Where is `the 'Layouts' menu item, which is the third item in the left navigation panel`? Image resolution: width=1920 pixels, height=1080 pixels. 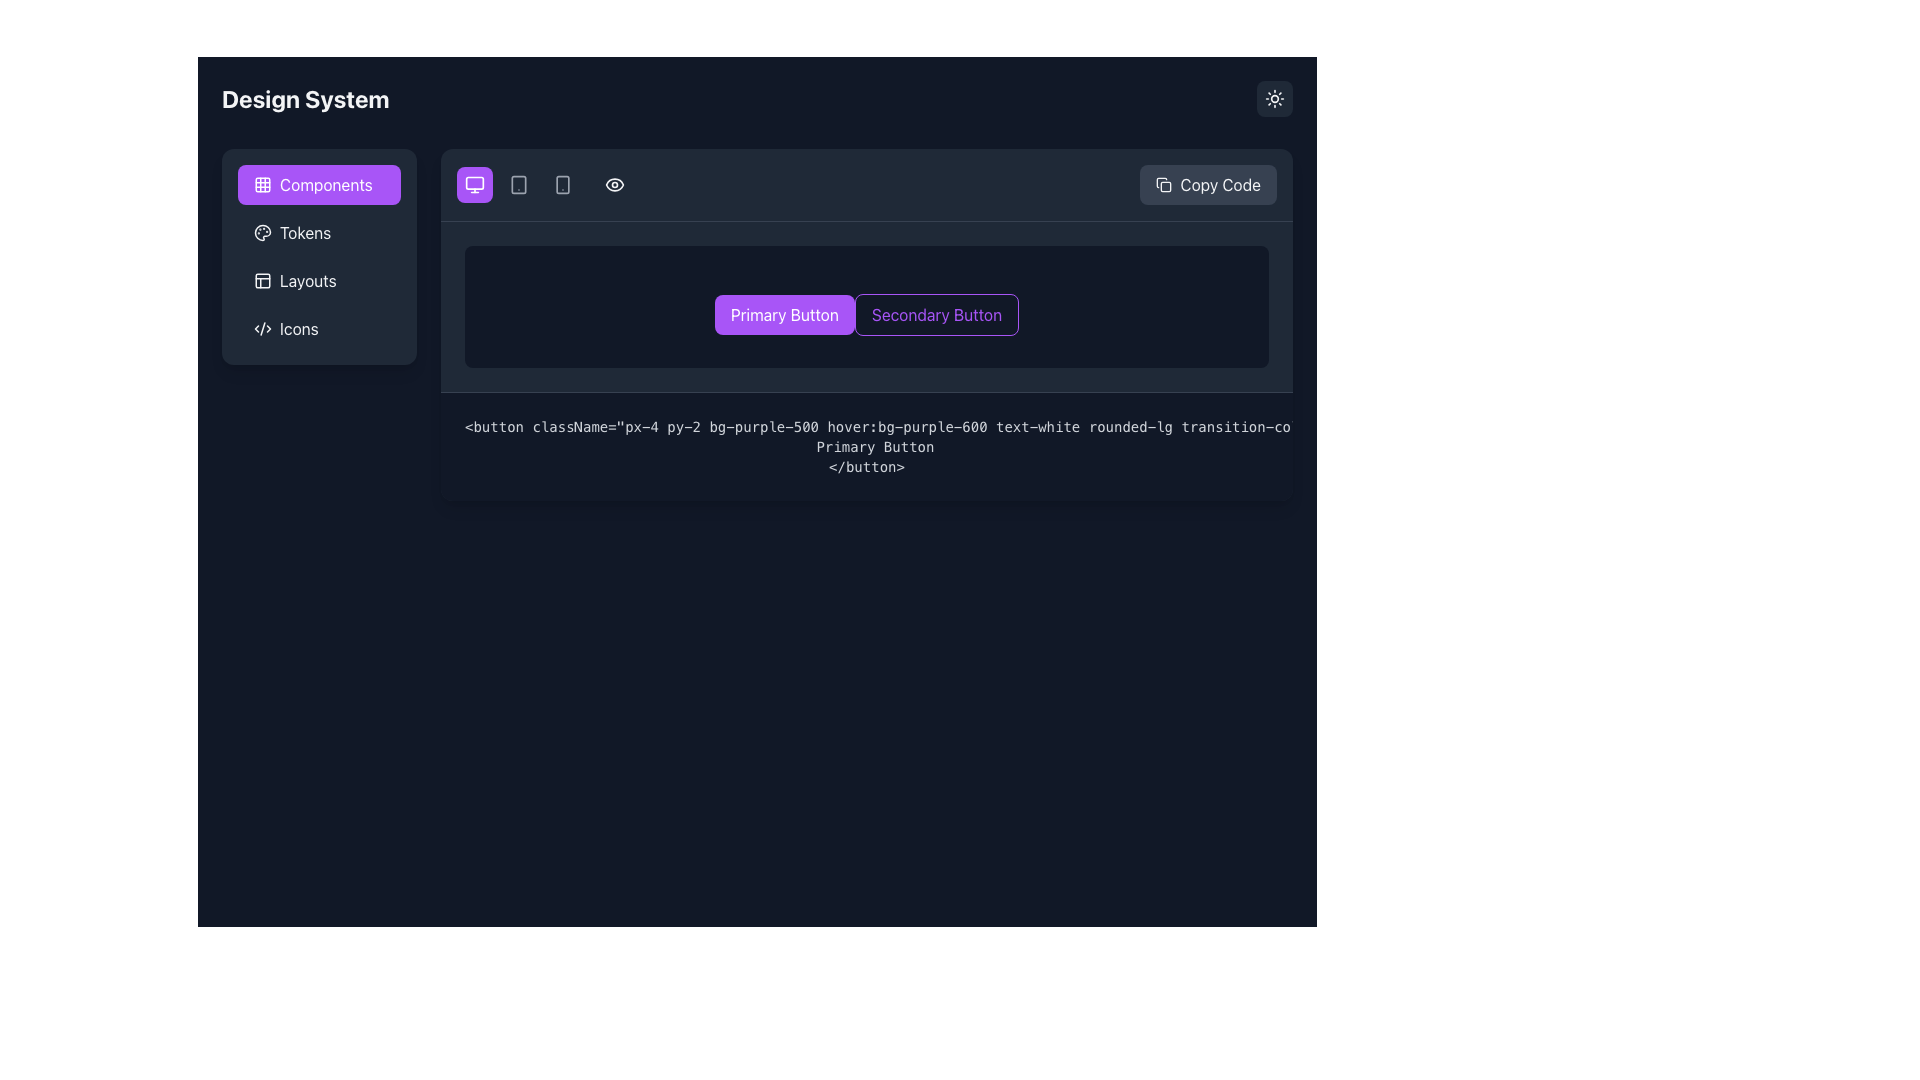
the 'Layouts' menu item, which is the third item in the left navigation panel is located at coordinates (318, 281).